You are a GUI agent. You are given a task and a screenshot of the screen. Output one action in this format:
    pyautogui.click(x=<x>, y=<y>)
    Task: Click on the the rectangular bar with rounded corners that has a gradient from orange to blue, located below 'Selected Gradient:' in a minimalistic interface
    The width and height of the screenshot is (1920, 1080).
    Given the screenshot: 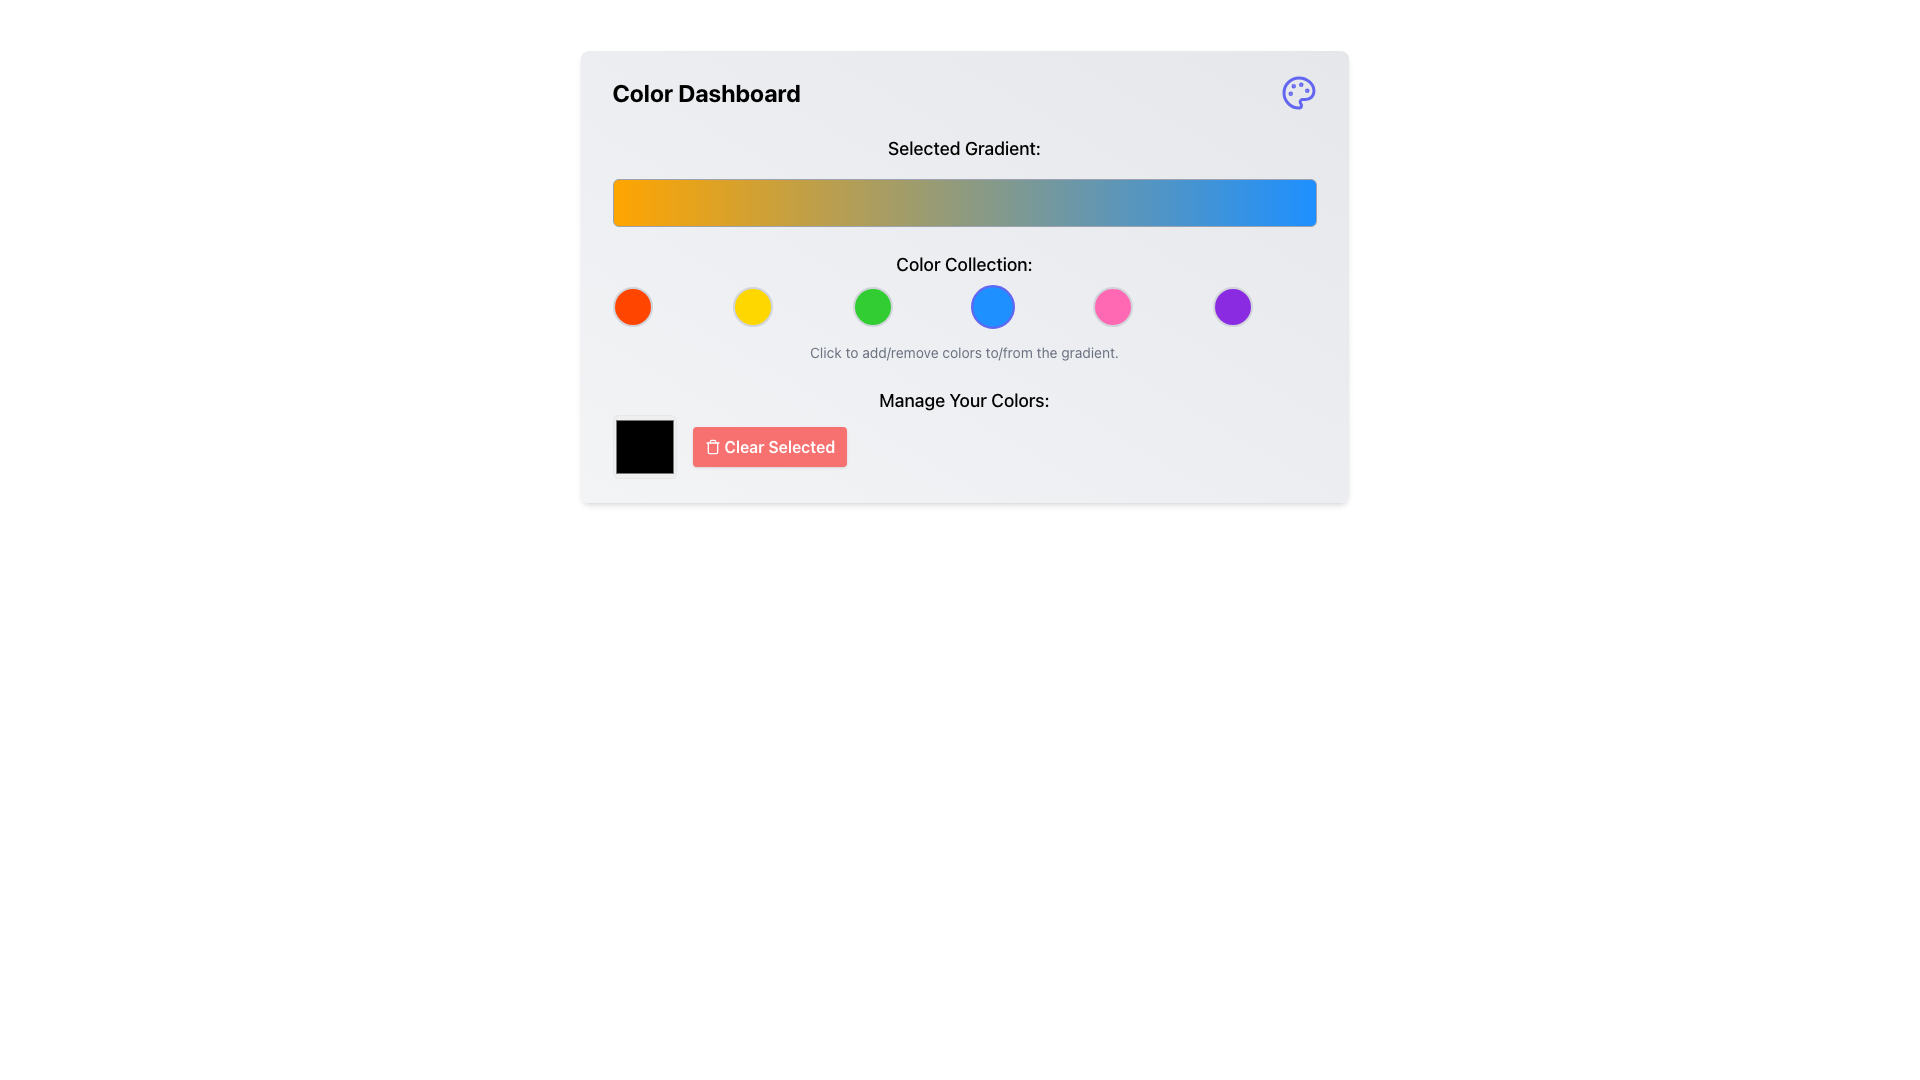 What is the action you would take?
    pyautogui.click(x=964, y=203)
    